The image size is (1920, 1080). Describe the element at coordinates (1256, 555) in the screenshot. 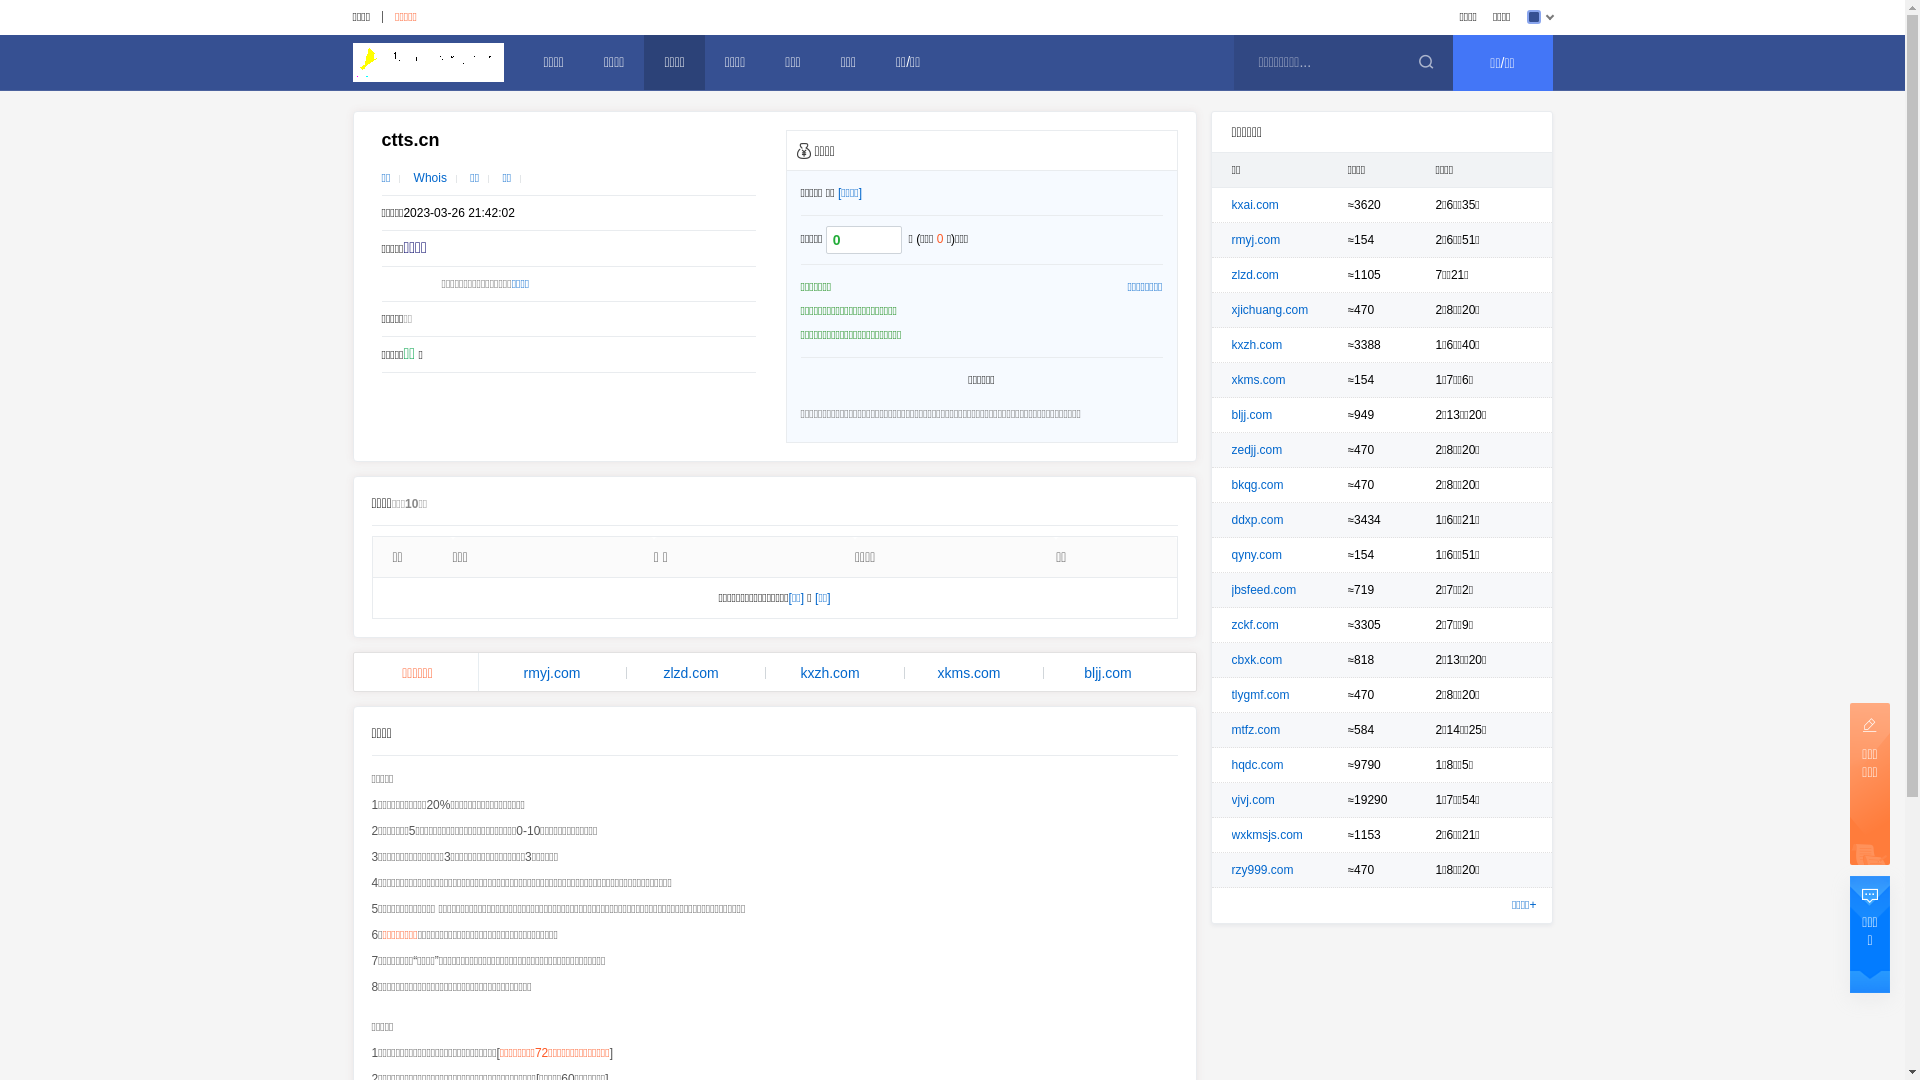

I see `'qyny.com'` at that location.